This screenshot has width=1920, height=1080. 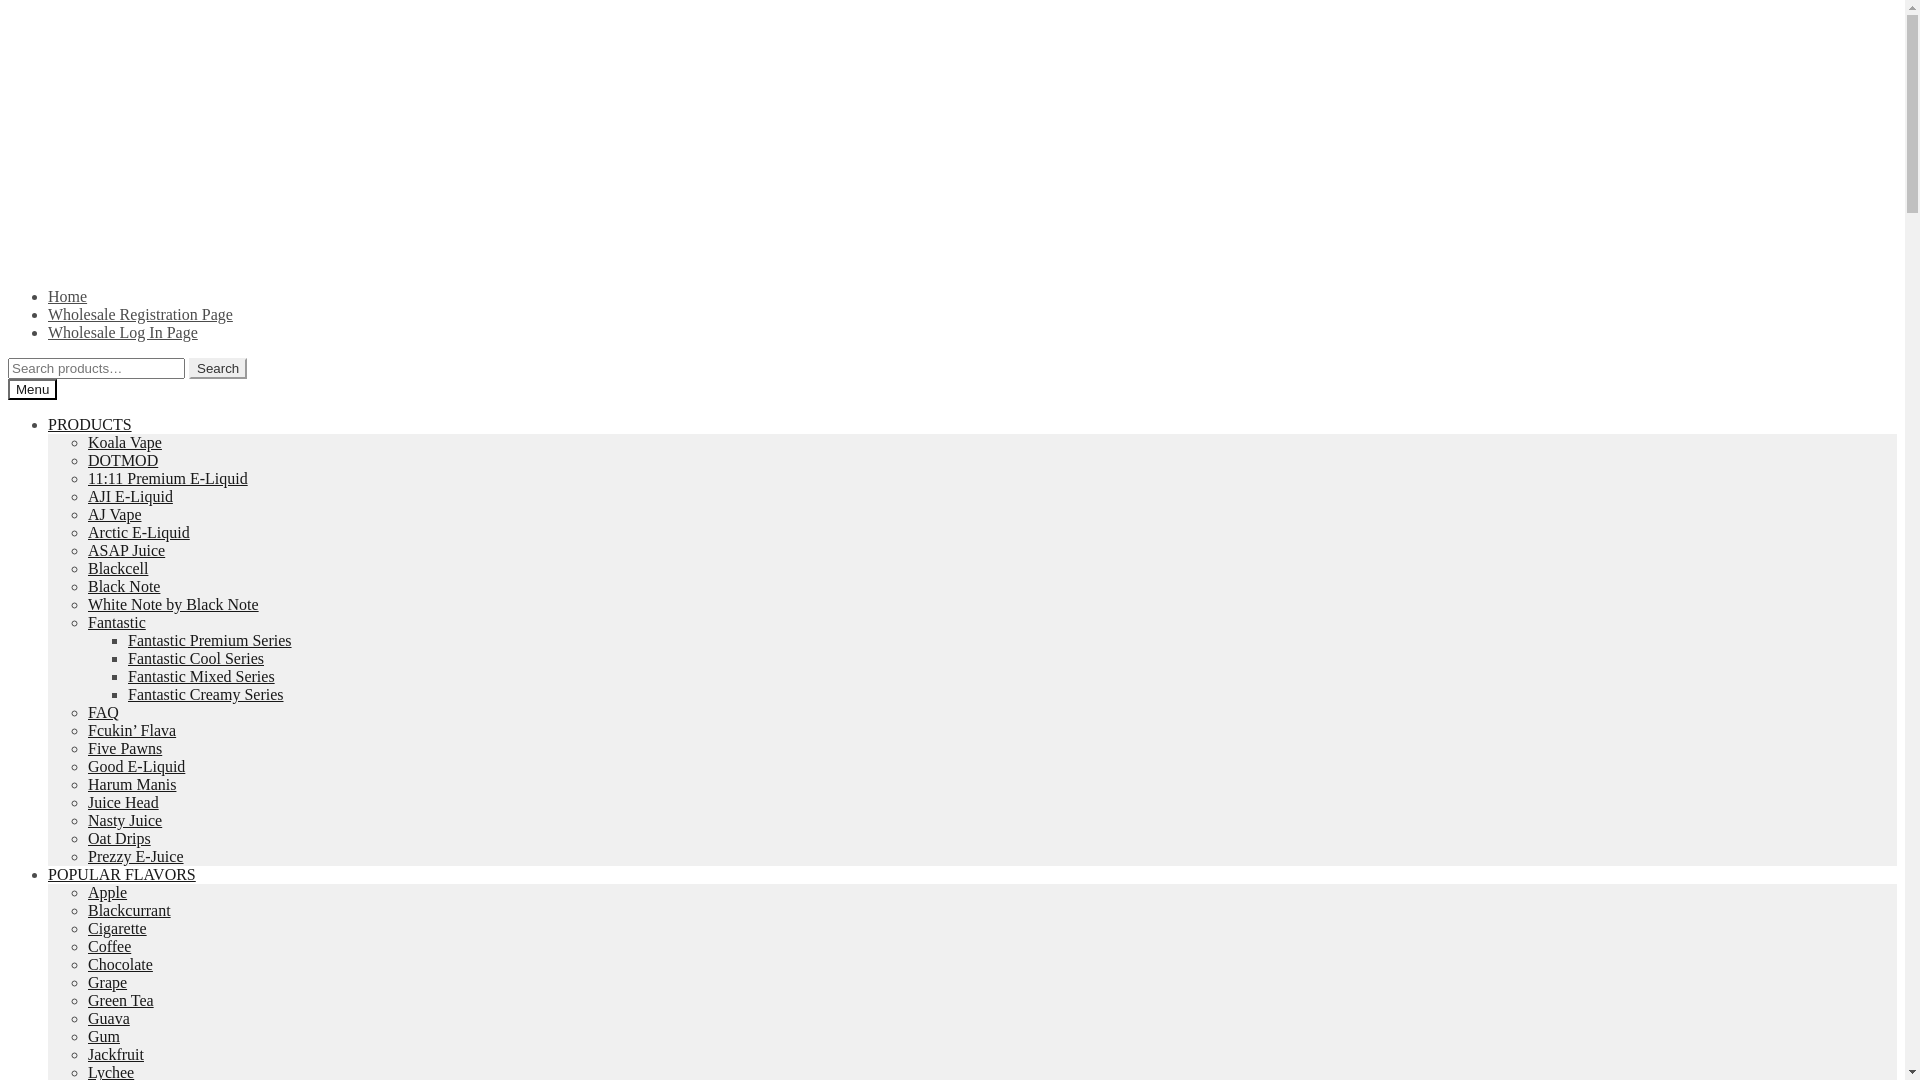 I want to click on 'Harum Manis', so click(x=130, y=783).